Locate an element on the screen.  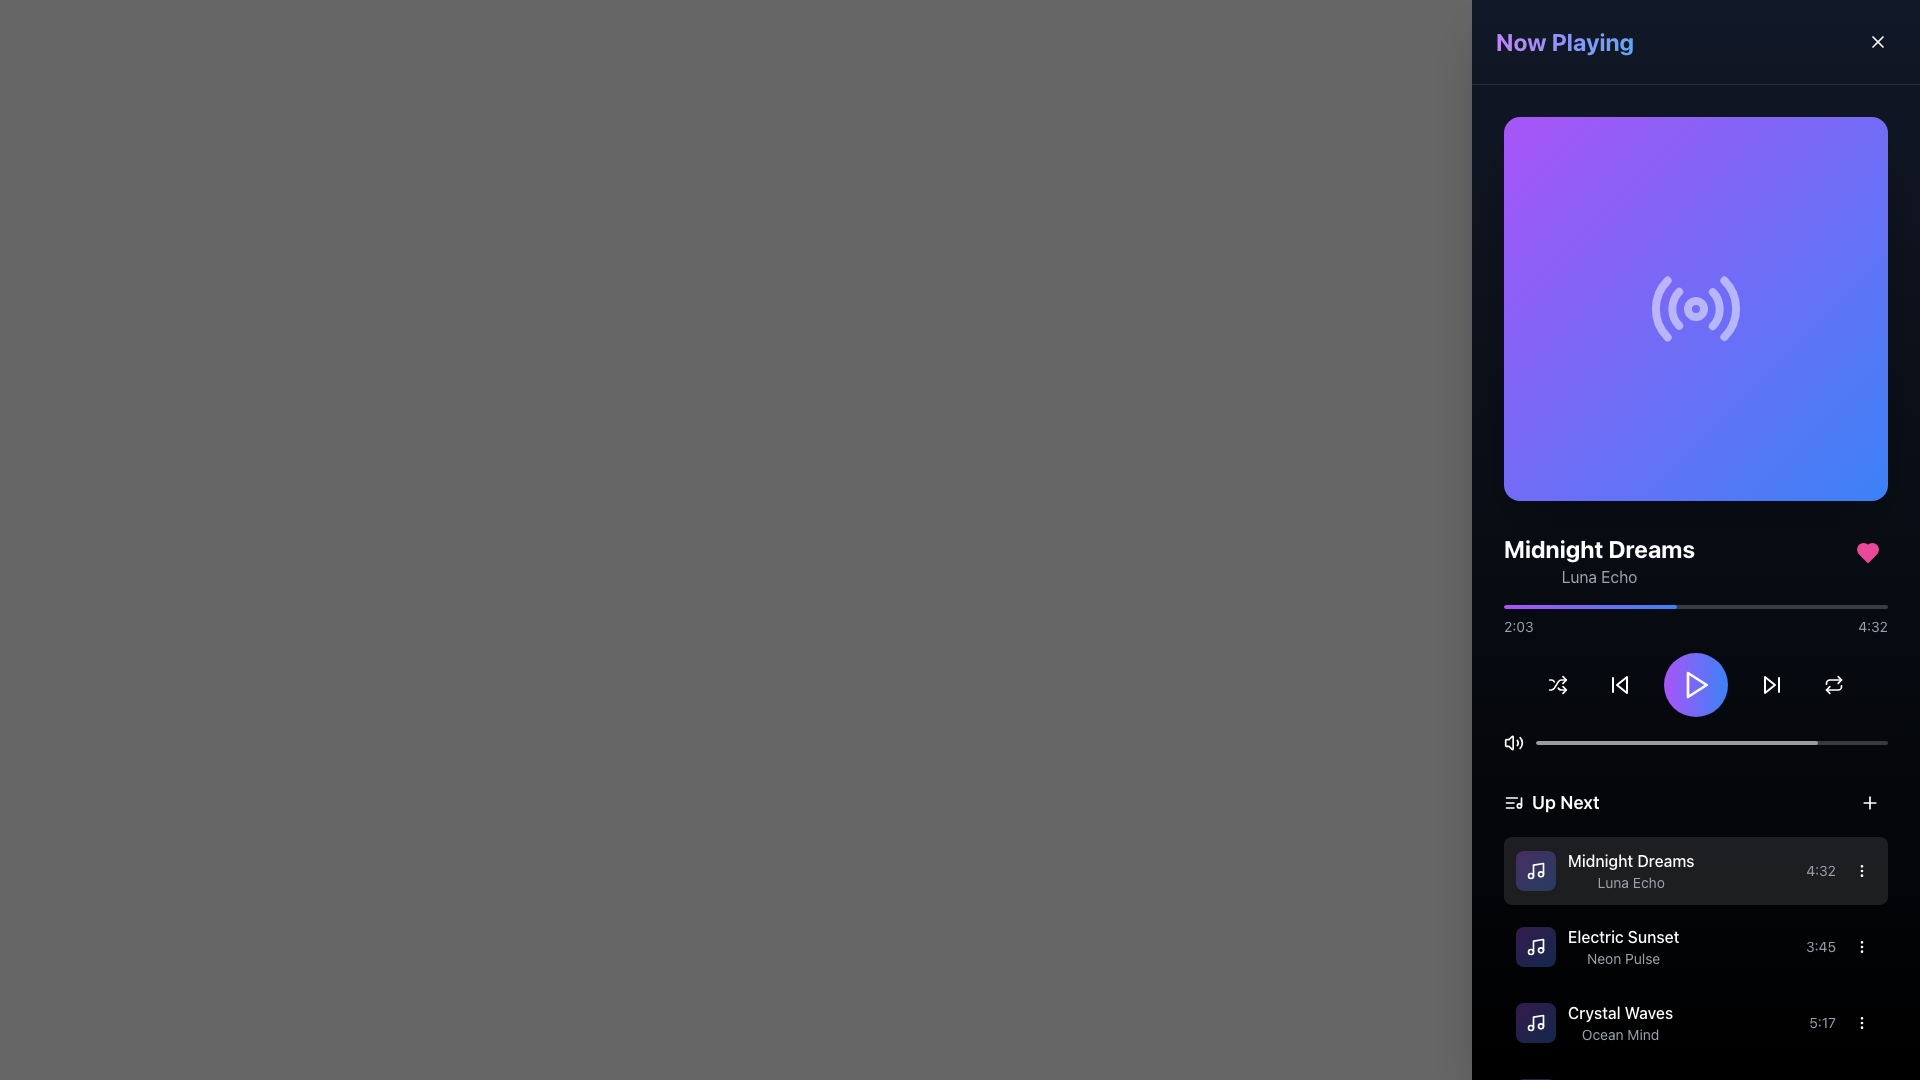
the play button located at the center of the control bar is located at coordinates (1694, 684).